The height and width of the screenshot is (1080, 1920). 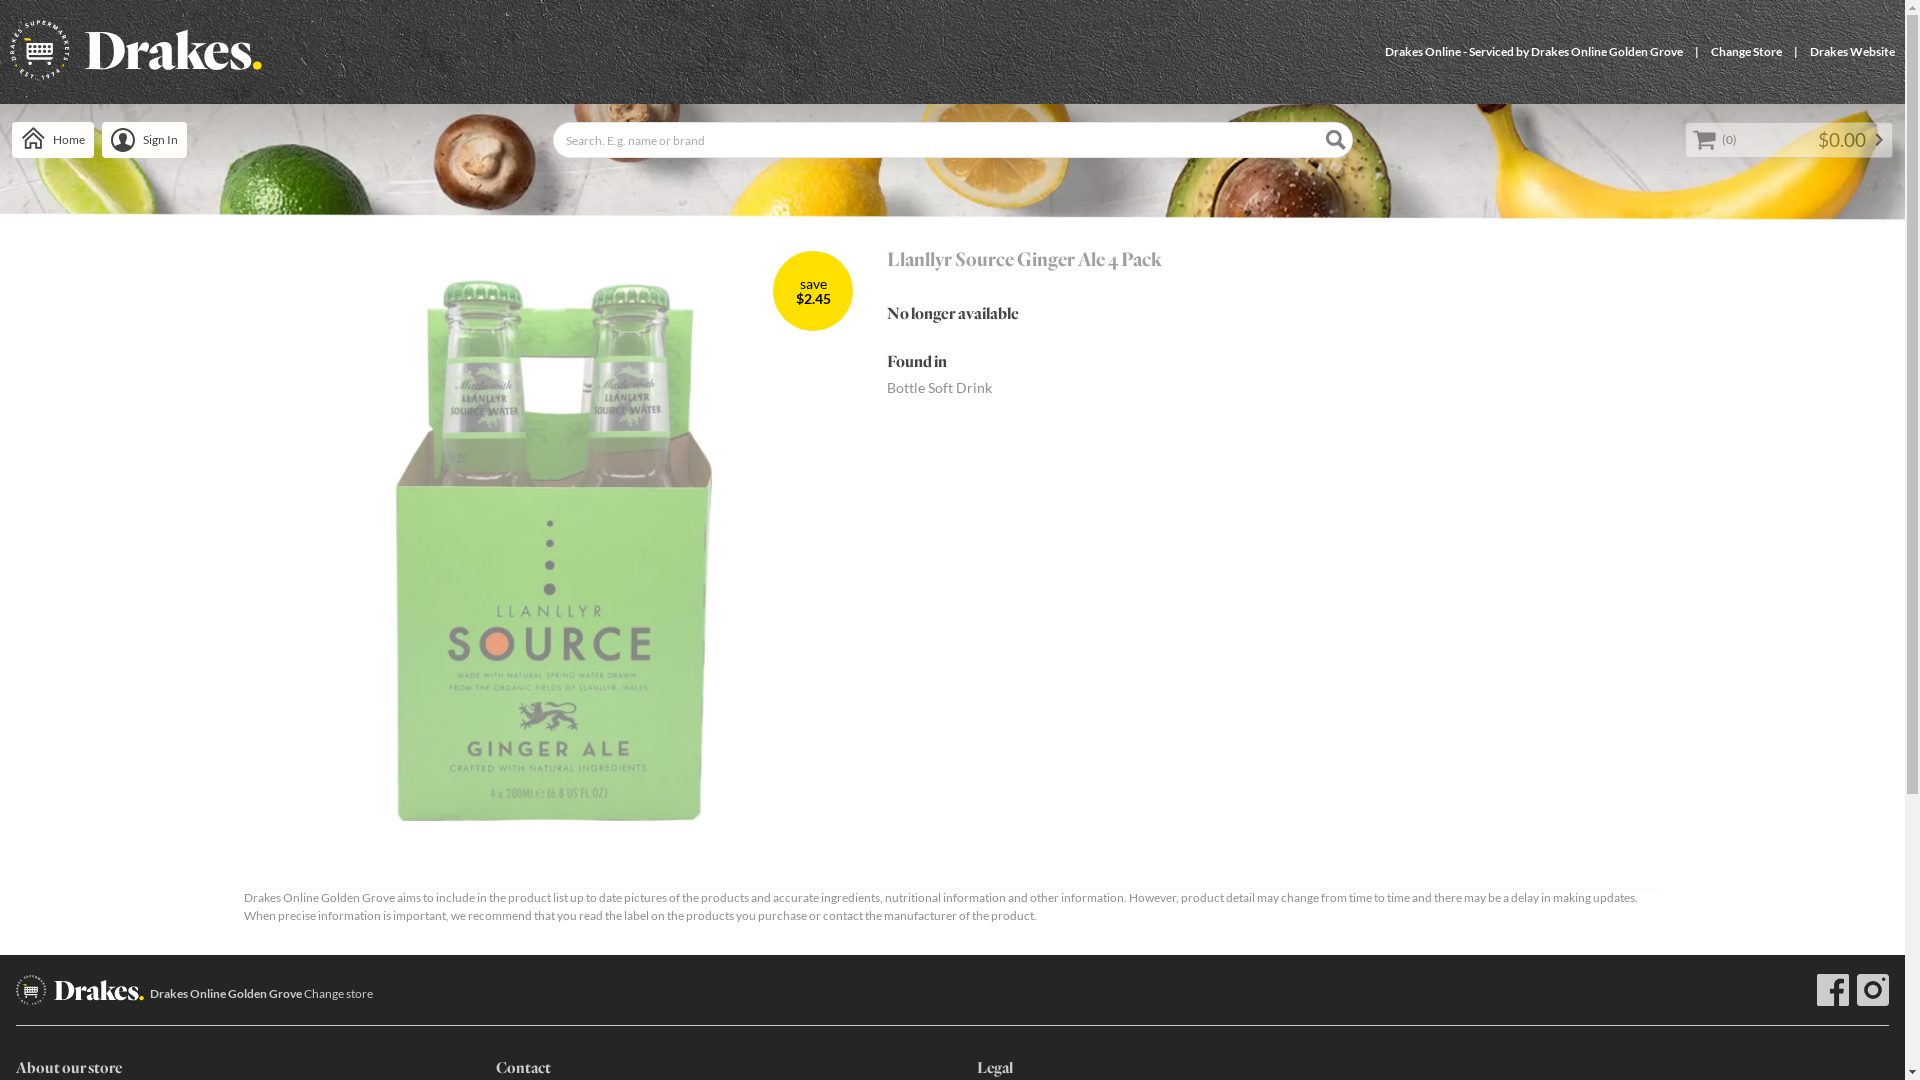 I want to click on 'Bottle Soft Drink', so click(x=938, y=387).